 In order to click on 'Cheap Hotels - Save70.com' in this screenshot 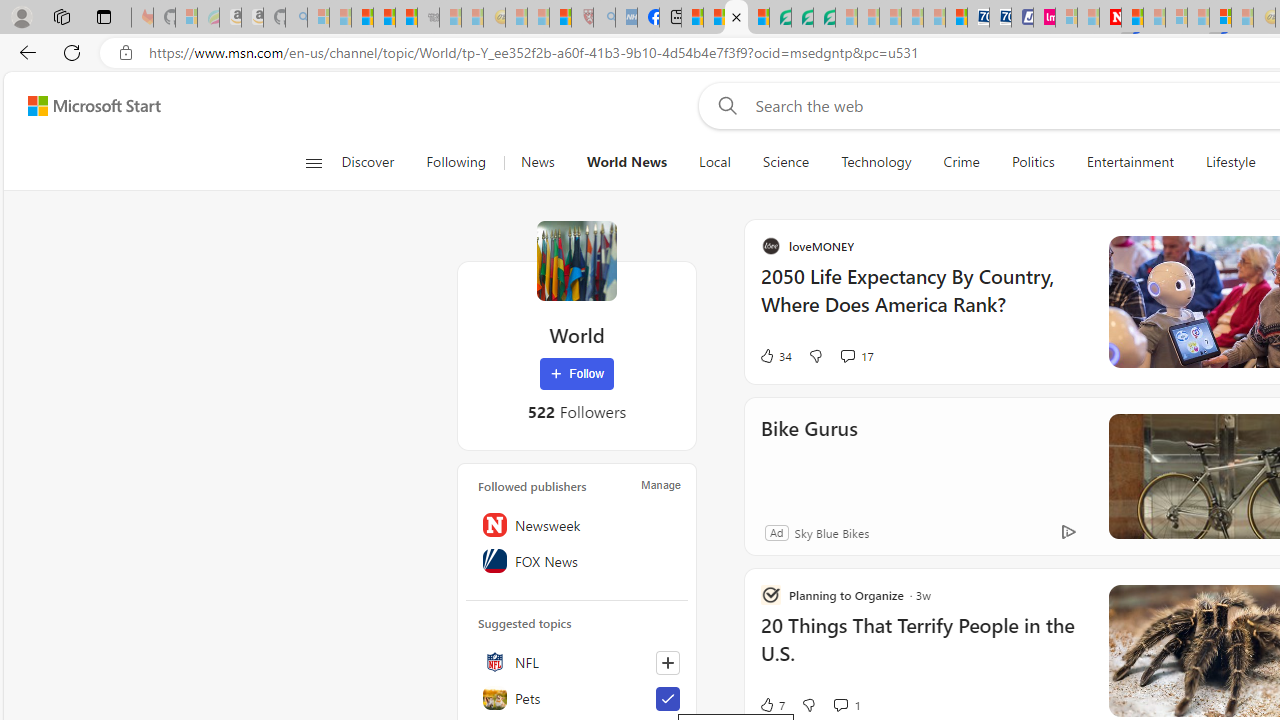, I will do `click(1000, 17)`.